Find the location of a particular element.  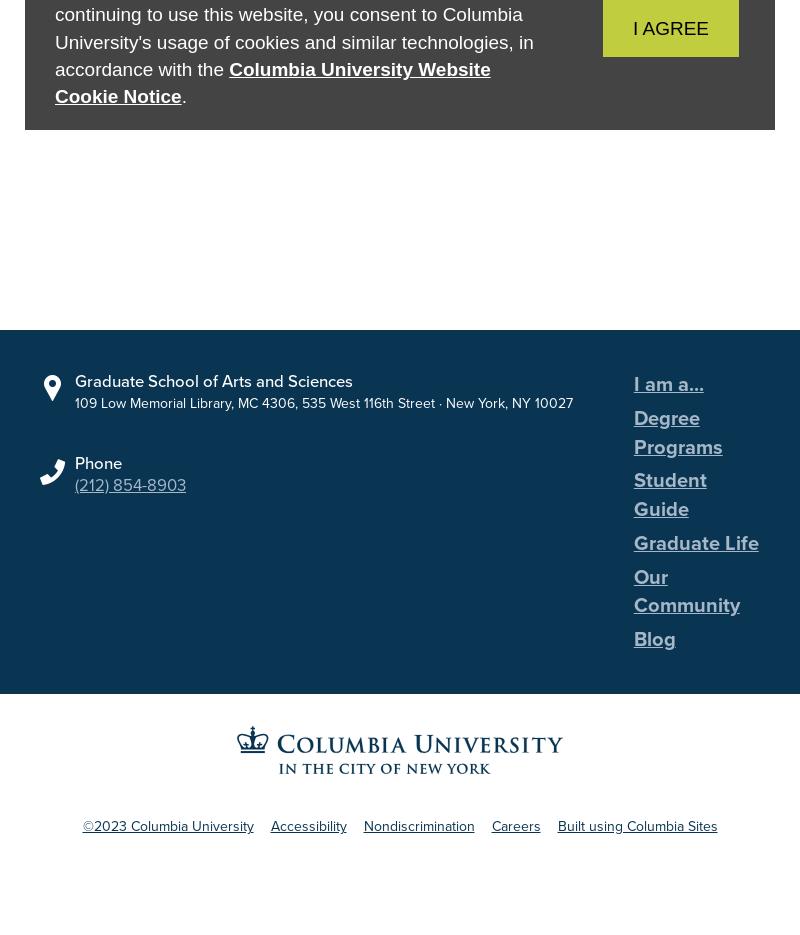

'Built using Columbia Sites' is located at coordinates (636, 842).